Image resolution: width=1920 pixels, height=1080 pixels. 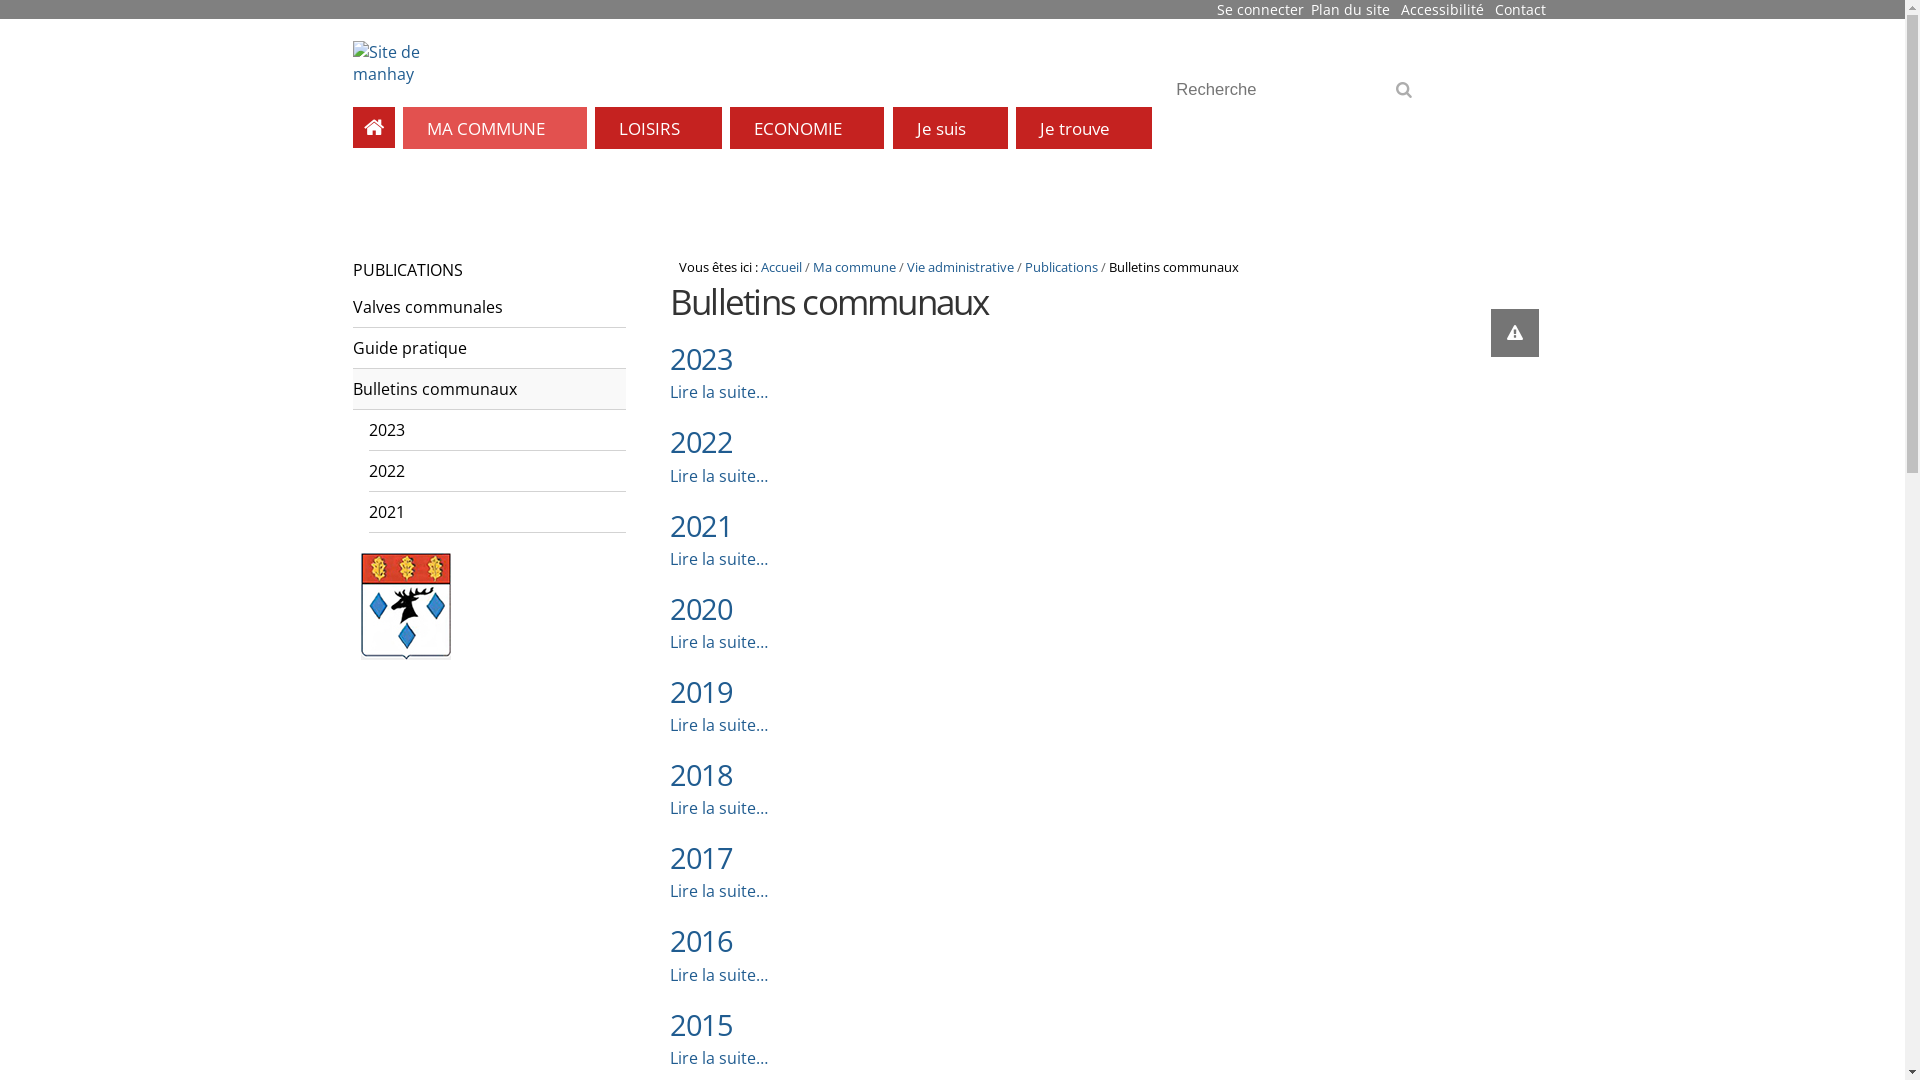 What do you see at coordinates (854, 265) in the screenshot?
I see `'Ma commune'` at bounding box center [854, 265].